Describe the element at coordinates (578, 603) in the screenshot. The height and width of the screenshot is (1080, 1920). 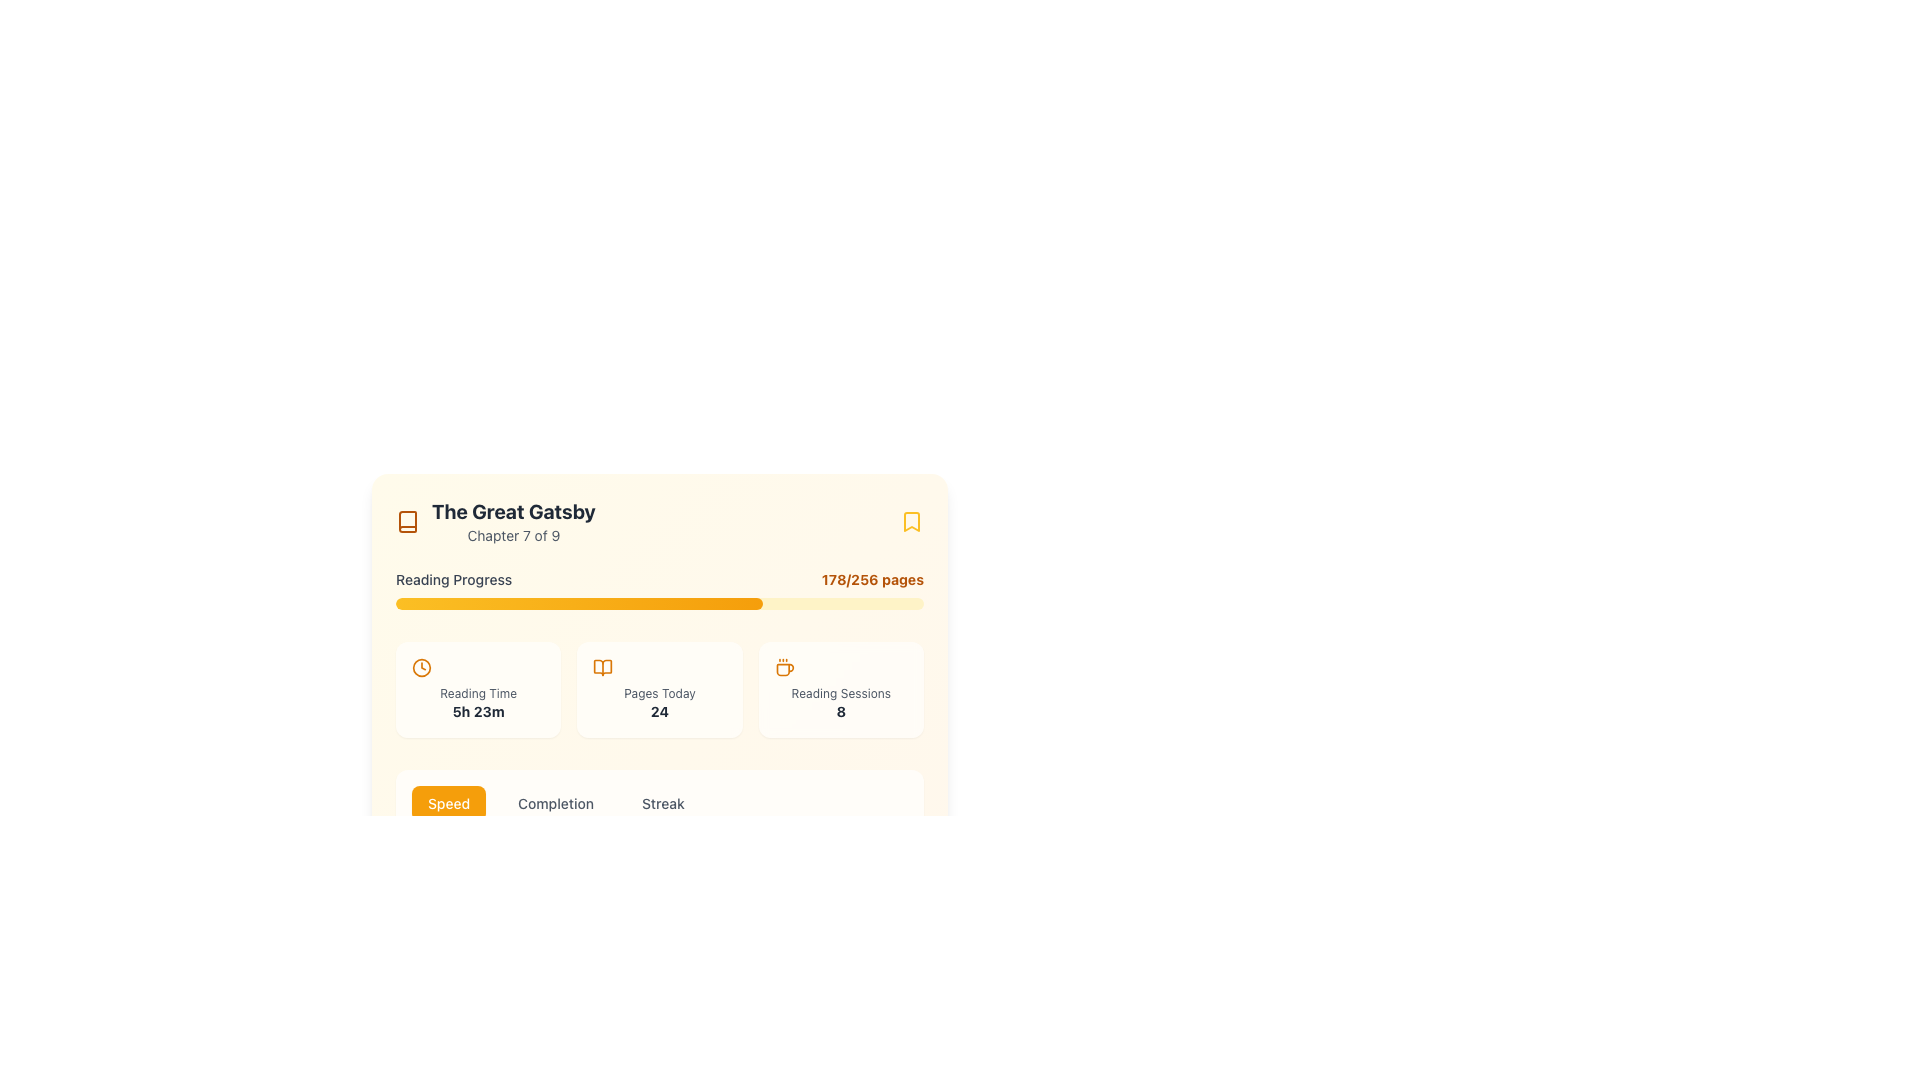
I see `progress bar segment representing the reading progress of 'The Great Gatsby' for debugging purposes` at that location.